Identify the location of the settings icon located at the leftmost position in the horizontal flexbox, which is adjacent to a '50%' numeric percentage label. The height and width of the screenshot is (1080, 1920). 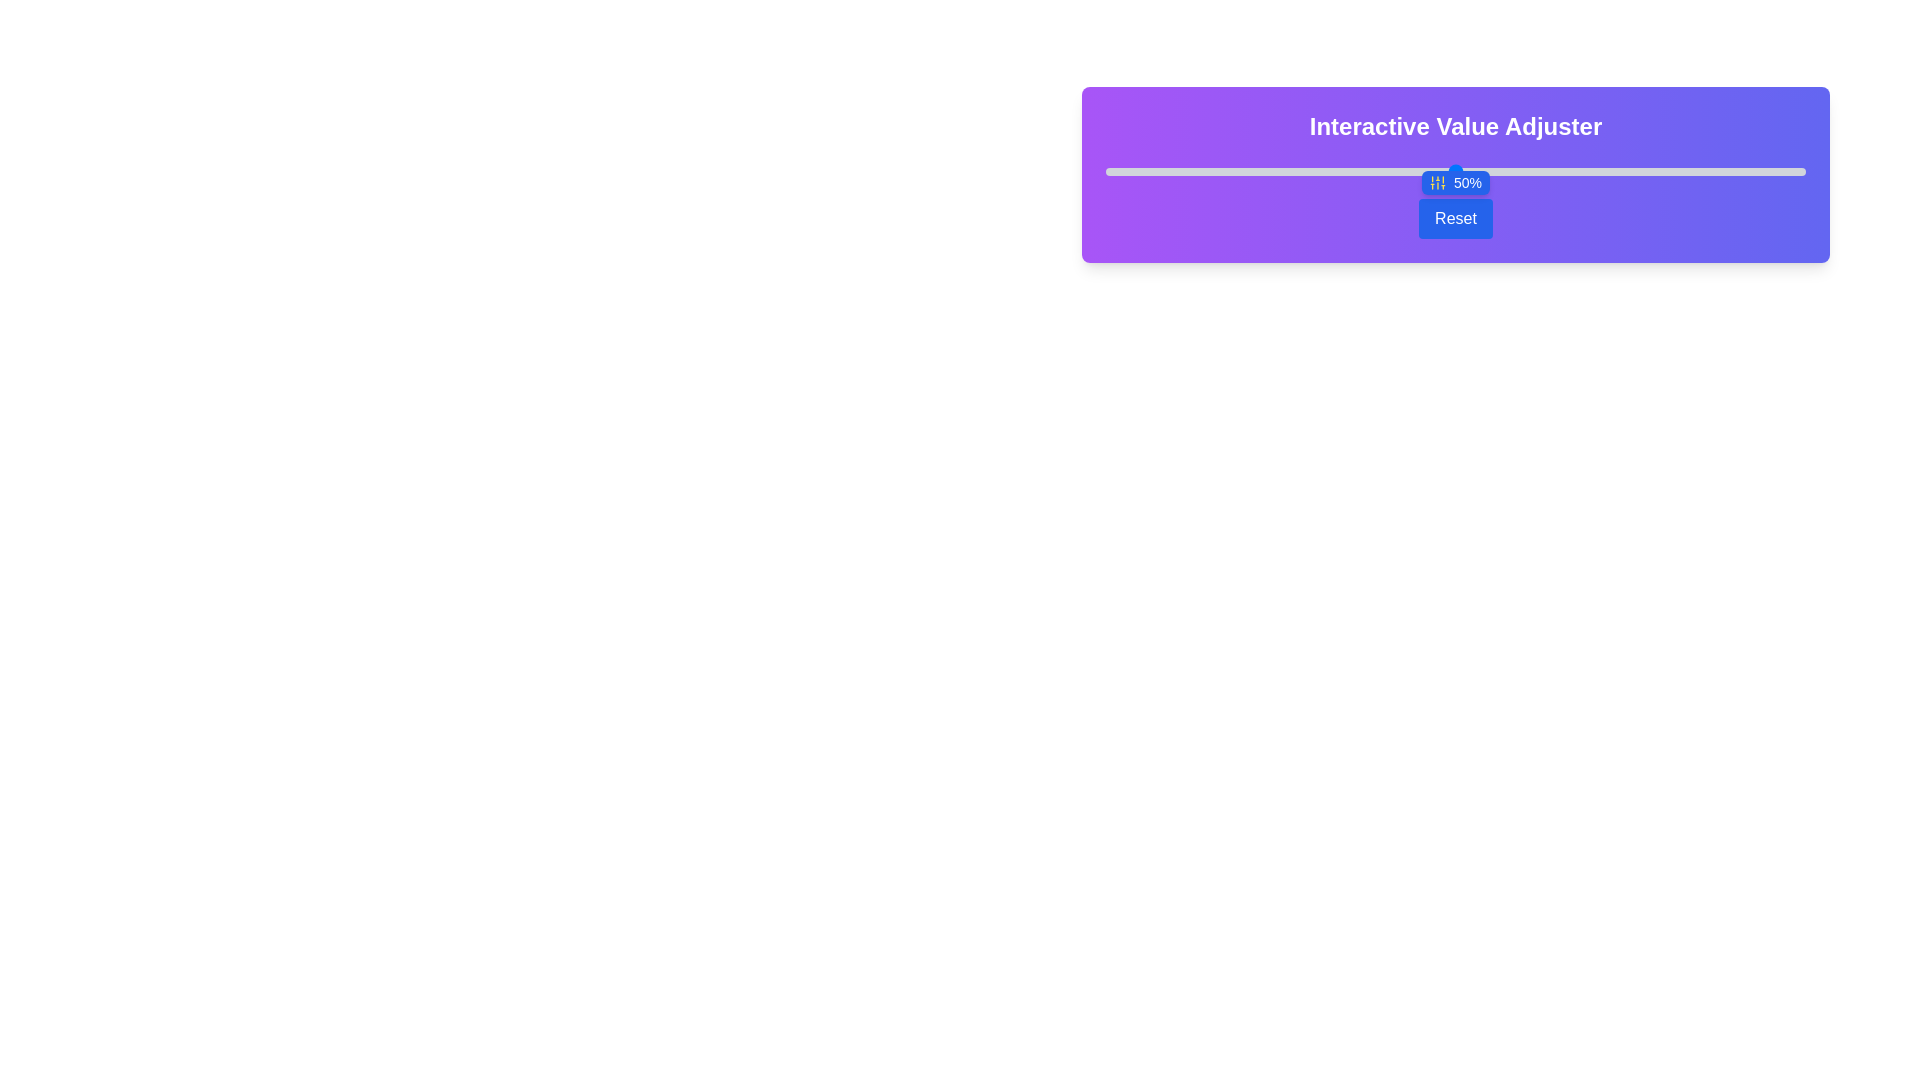
(1436, 182).